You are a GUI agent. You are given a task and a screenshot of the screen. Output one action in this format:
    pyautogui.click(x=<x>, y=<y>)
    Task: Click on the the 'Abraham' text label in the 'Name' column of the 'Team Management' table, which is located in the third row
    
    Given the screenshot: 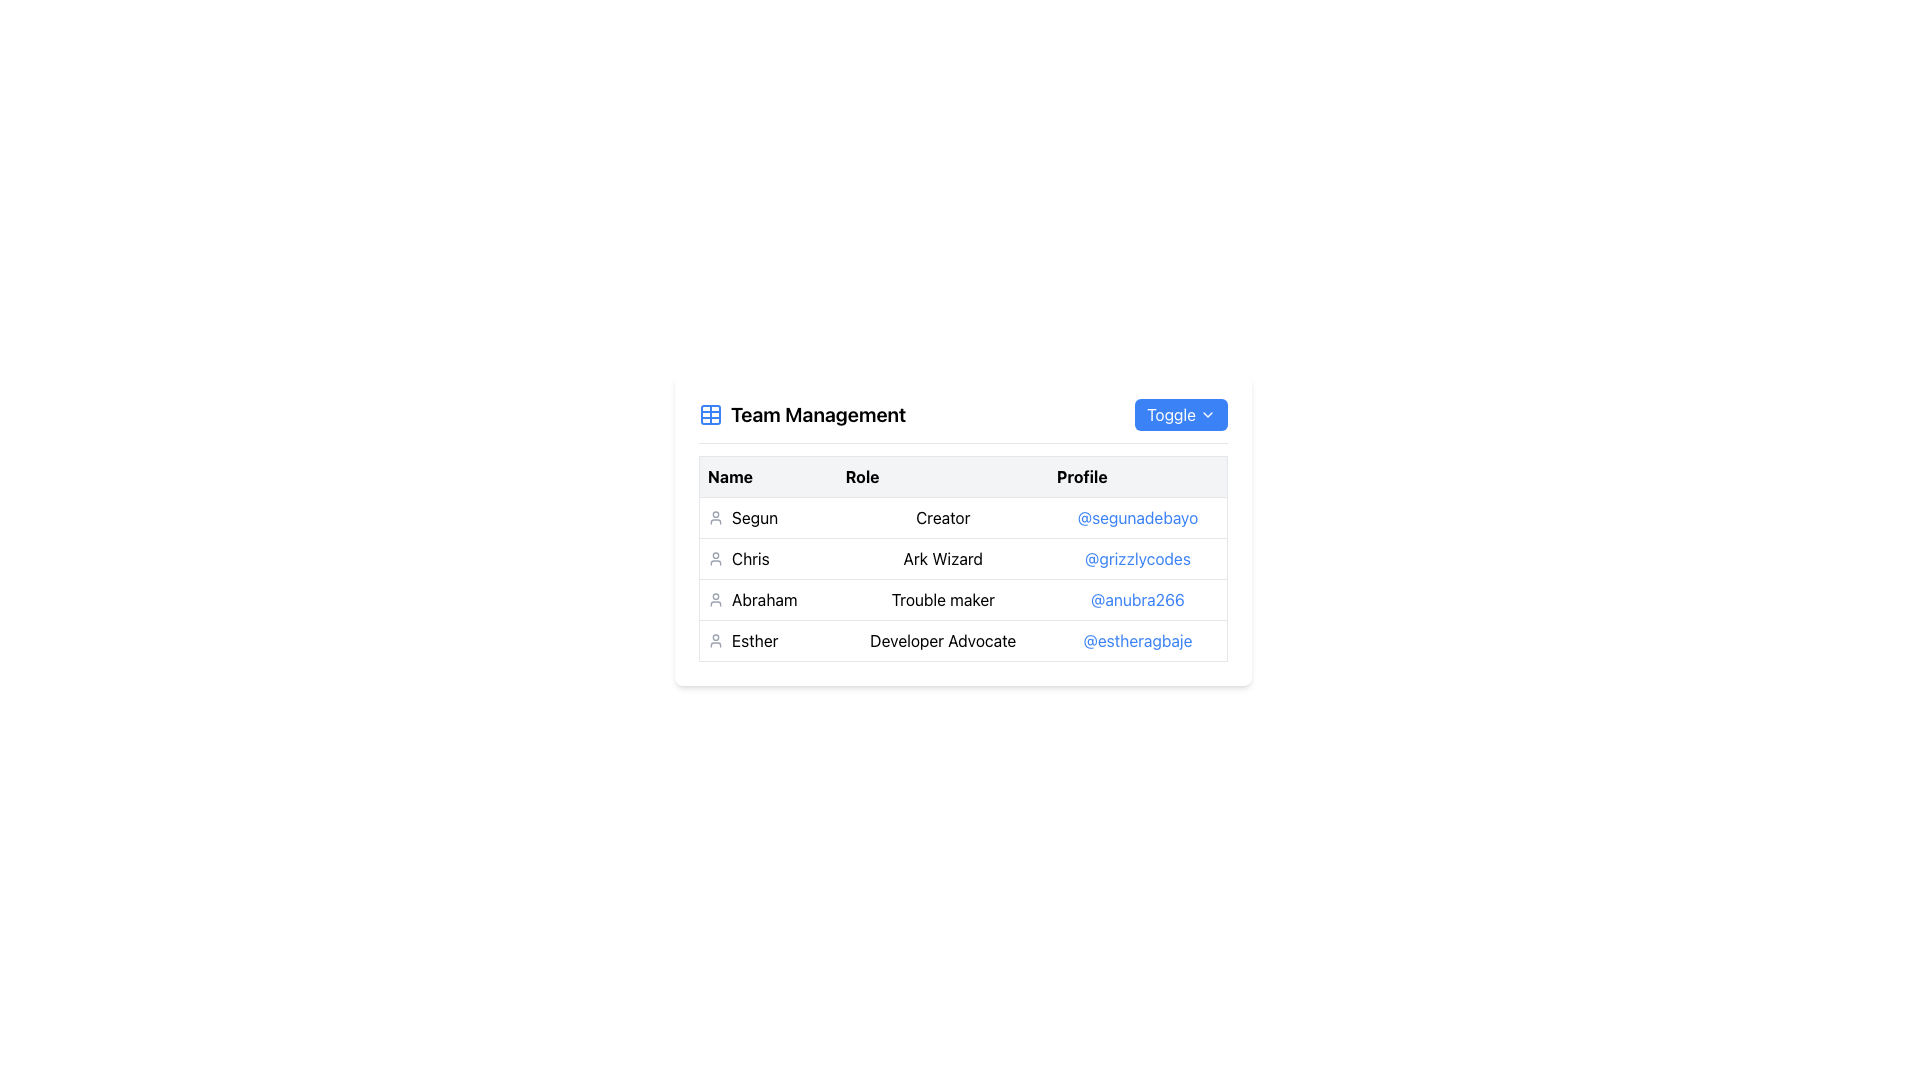 What is the action you would take?
    pyautogui.click(x=767, y=599)
    